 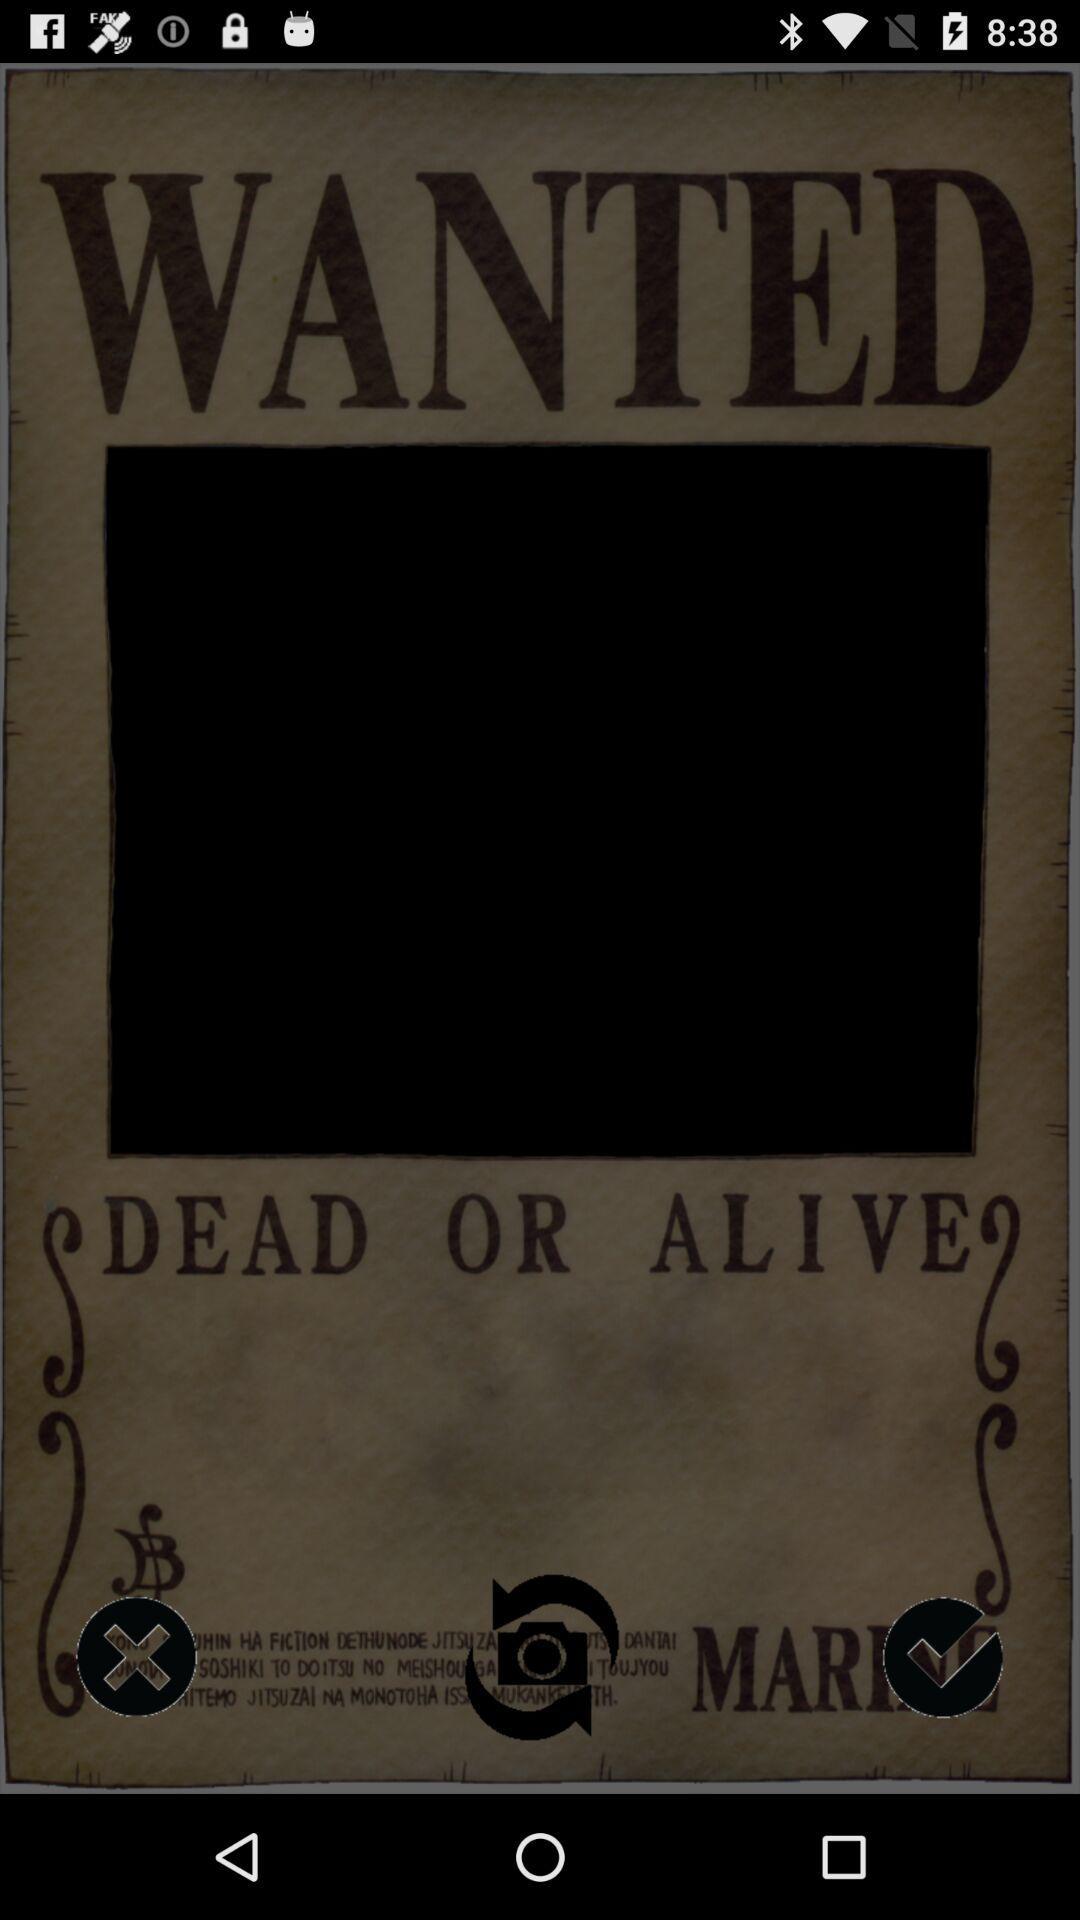 I want to click on the close icon, so click(x=135, y=1773).